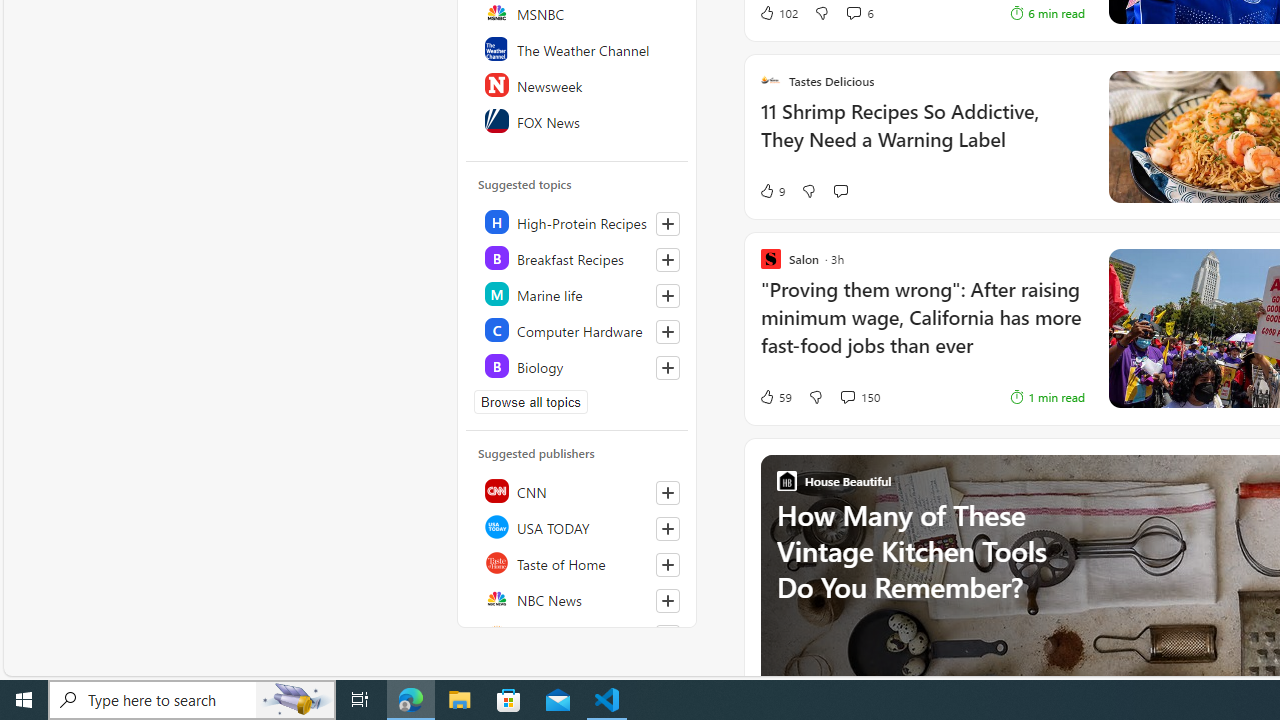 This screenshot has height=720, width=1280. What do you see at coordinates (847, 396) in the screenshot?
I see `'View comments 150 Comment'` at bounding box center [847, 396].